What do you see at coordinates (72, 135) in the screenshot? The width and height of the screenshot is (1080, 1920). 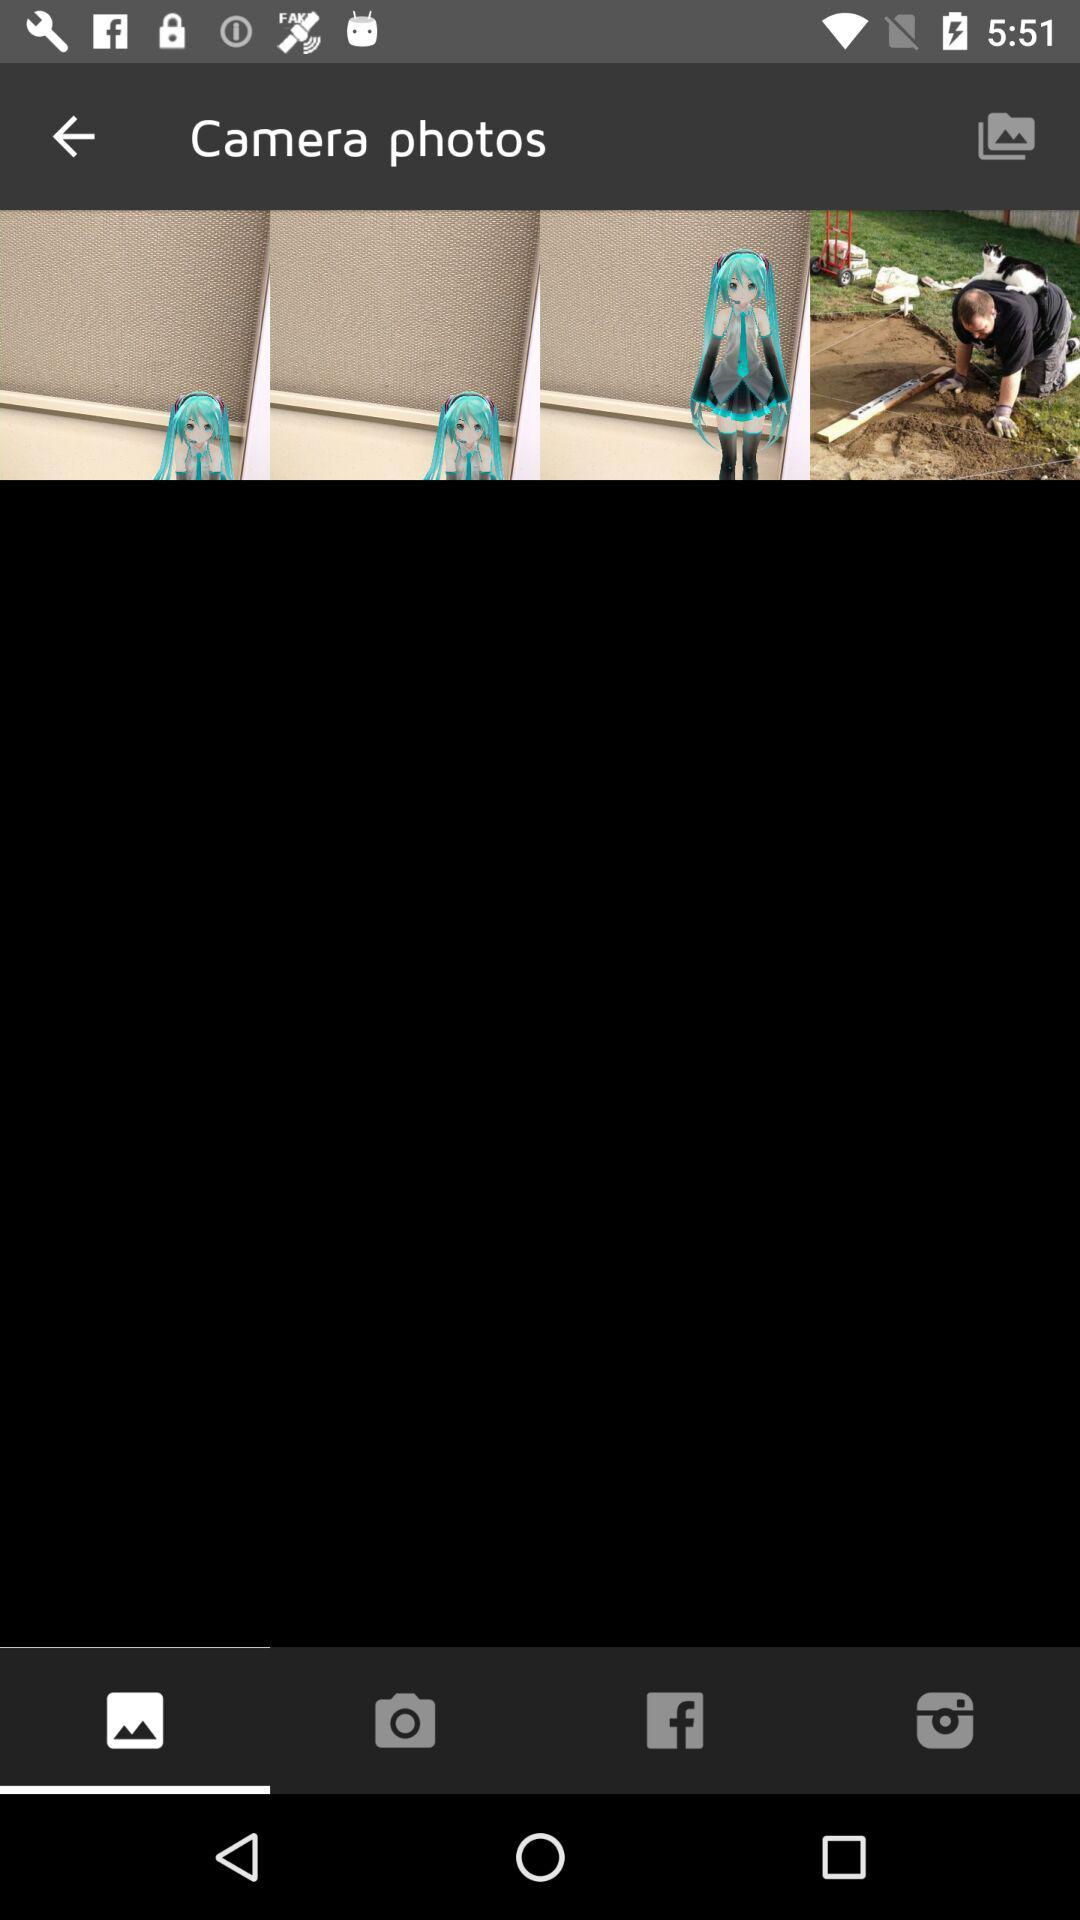 I see `the icon to the left of camera photos item` at bounding box center [72, 135].